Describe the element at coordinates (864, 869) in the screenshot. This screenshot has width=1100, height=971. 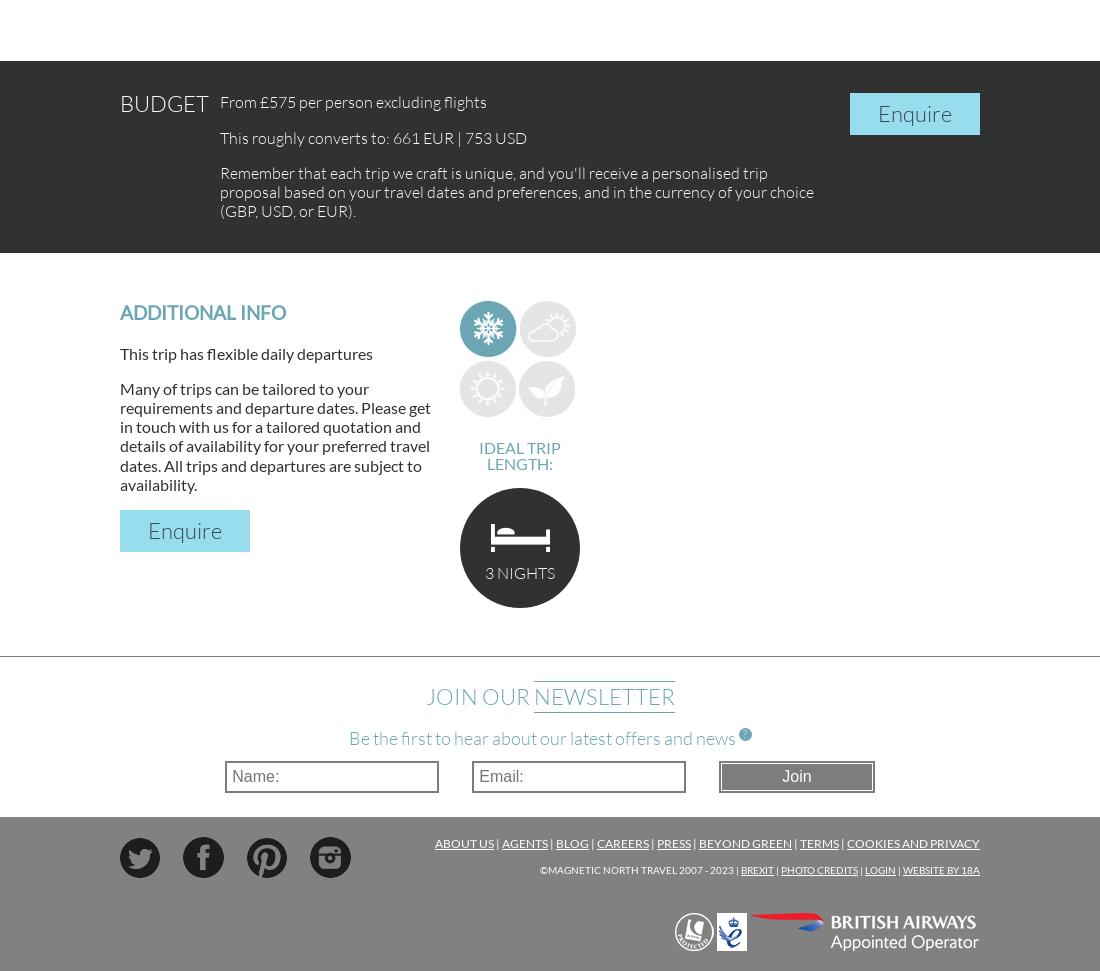
I see `'Login'` at that location.